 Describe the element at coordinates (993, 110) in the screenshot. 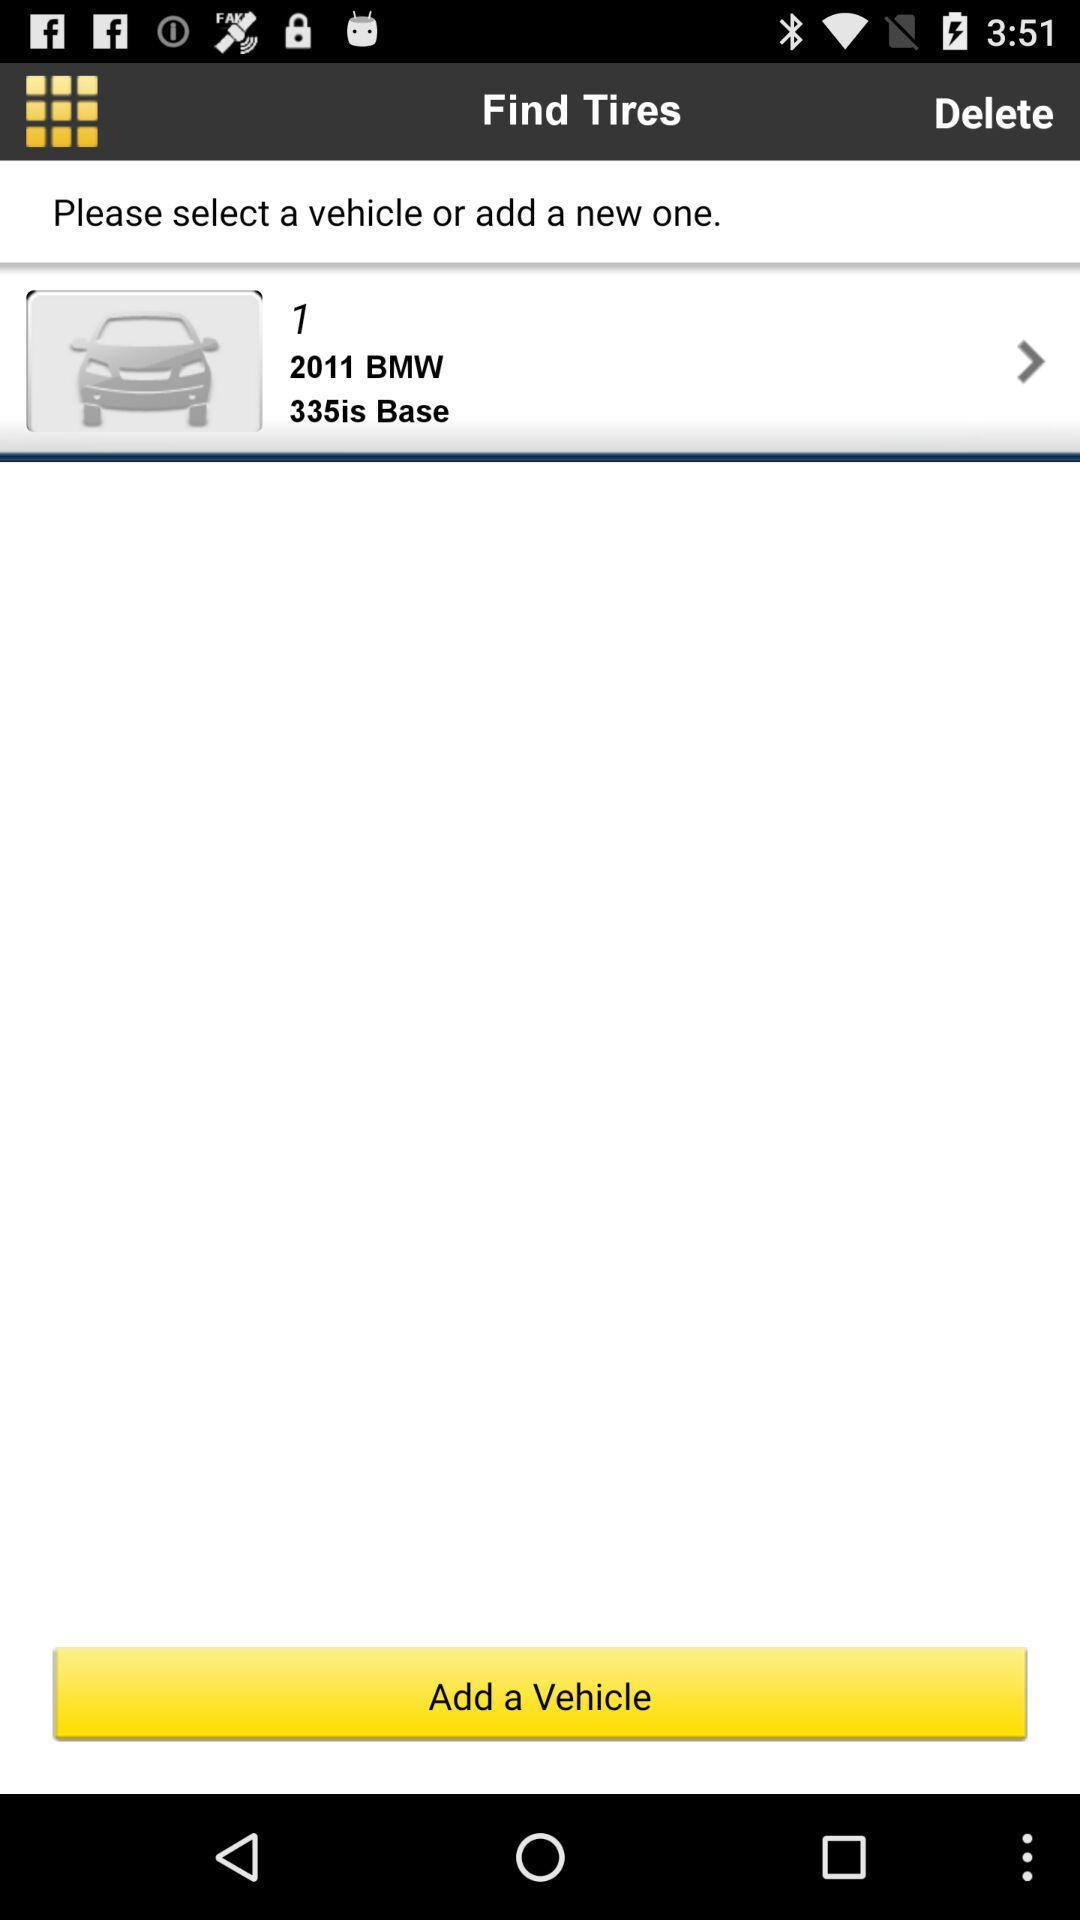

I see `the icon to the right of find tires app` at that location.